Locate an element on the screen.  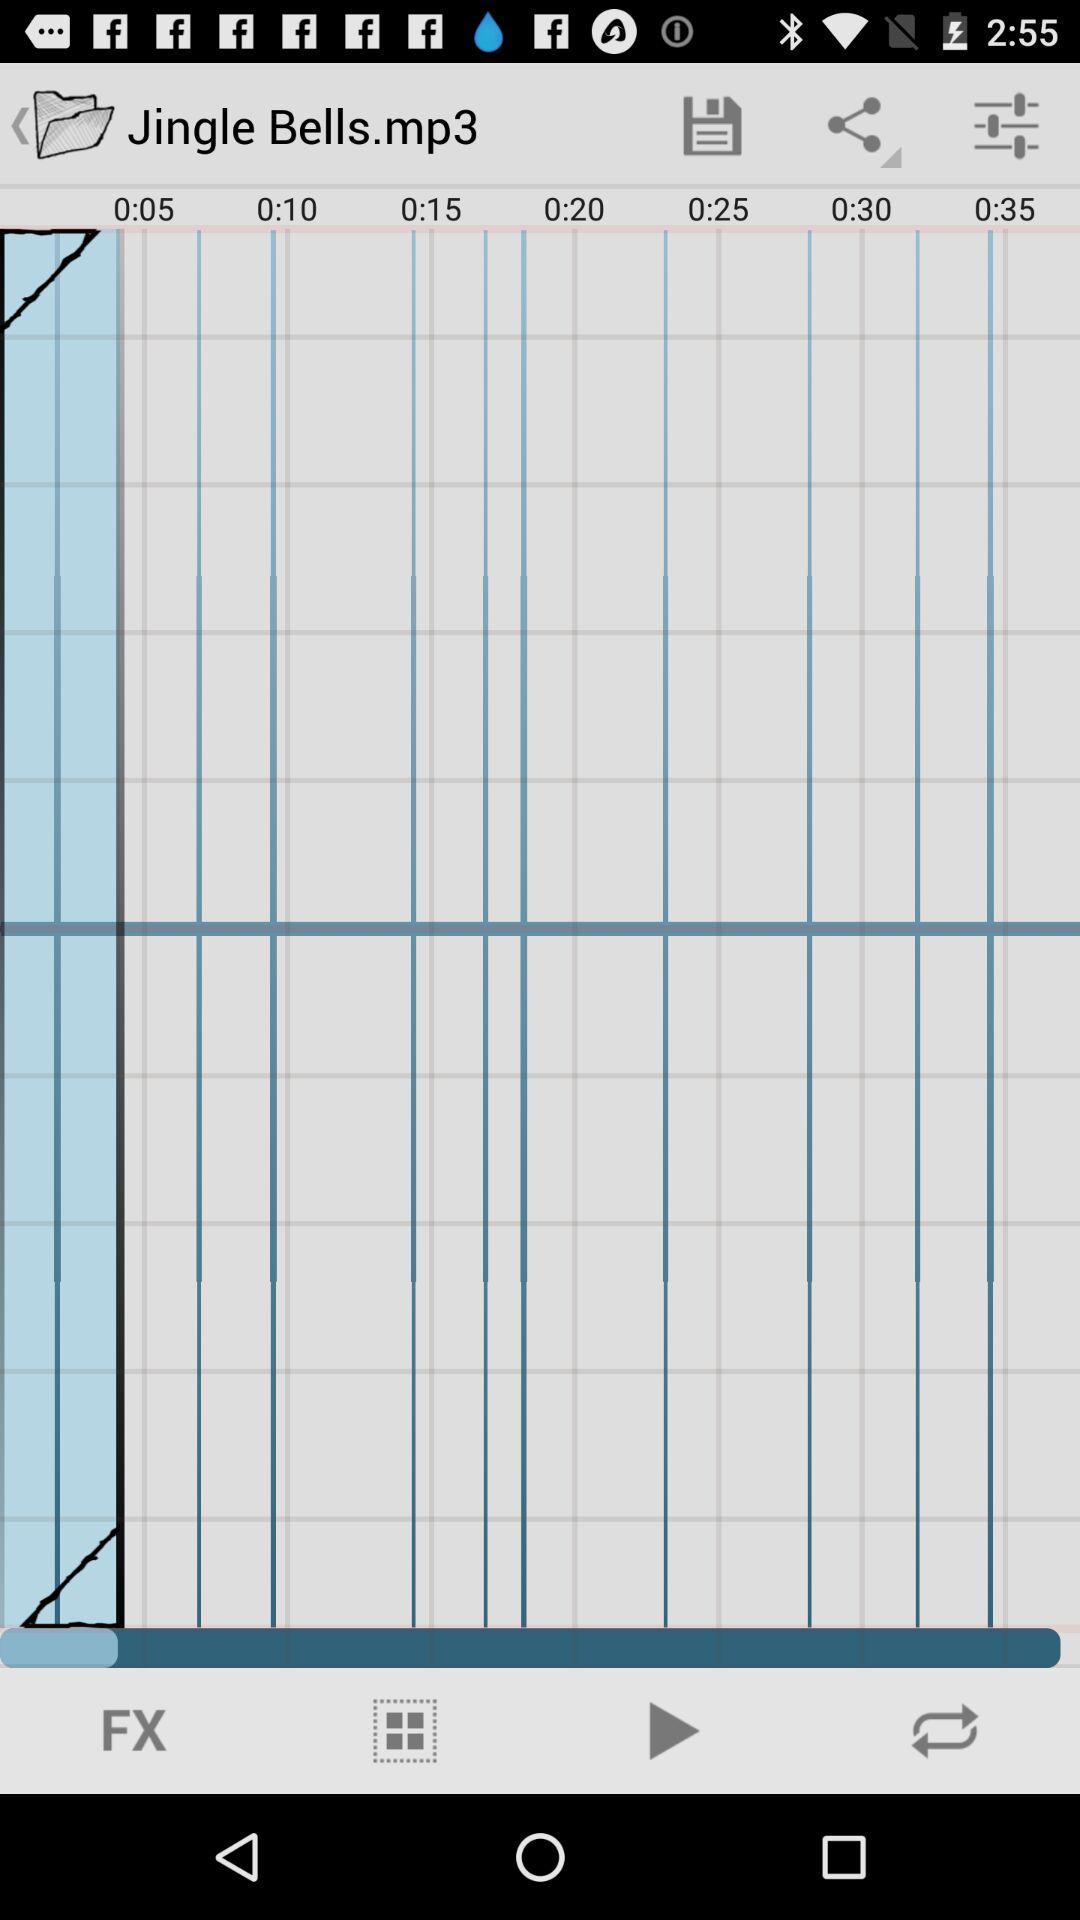
search is located at coordinates (945, 1730).